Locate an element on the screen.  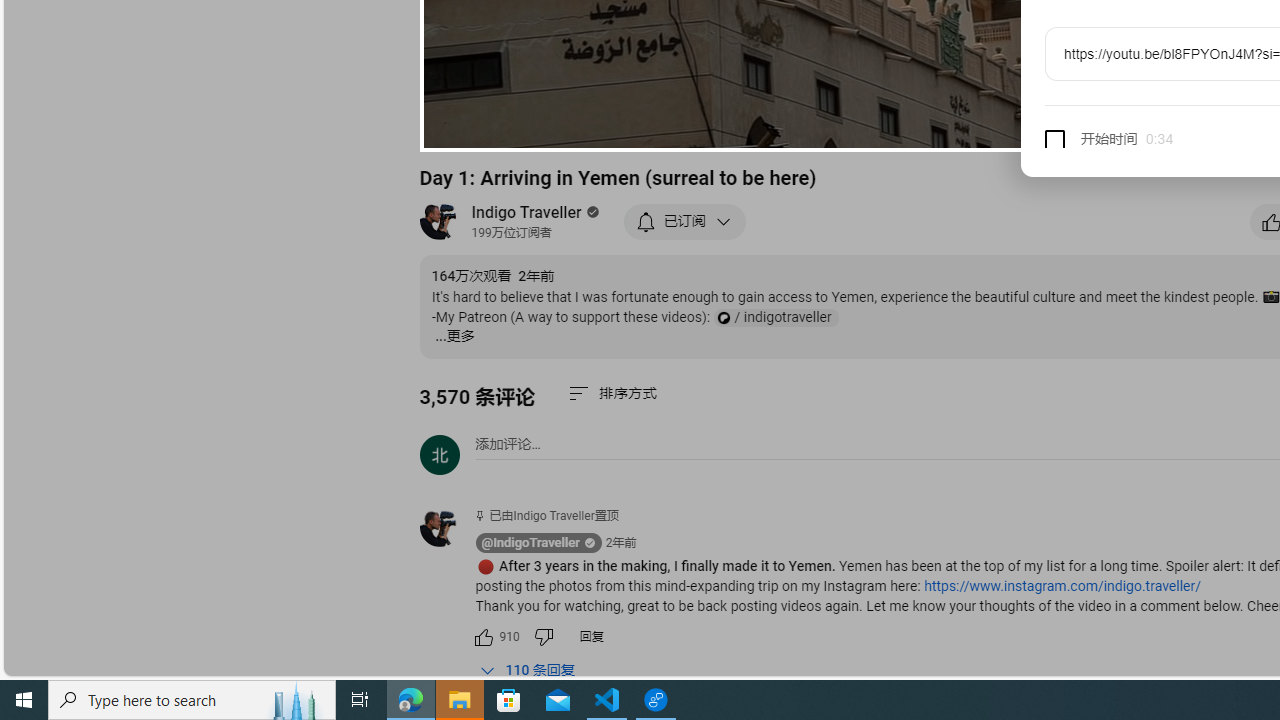
'https://www.instagram.com/indigo.traveller/' is located at coordinates (1061, 585).